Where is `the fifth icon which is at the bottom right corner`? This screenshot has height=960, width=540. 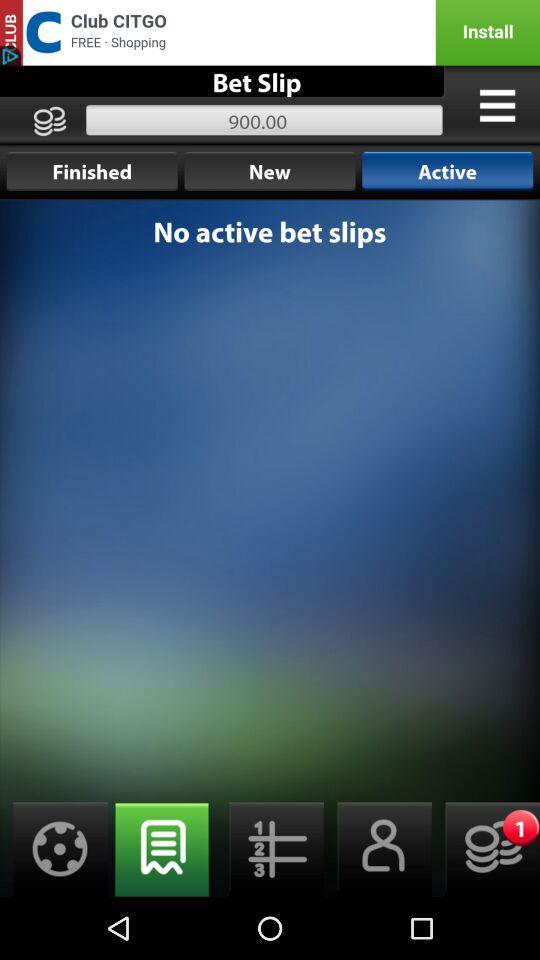 the fifth icon which is at the bottom right corner is located at coordinates (485, 848).